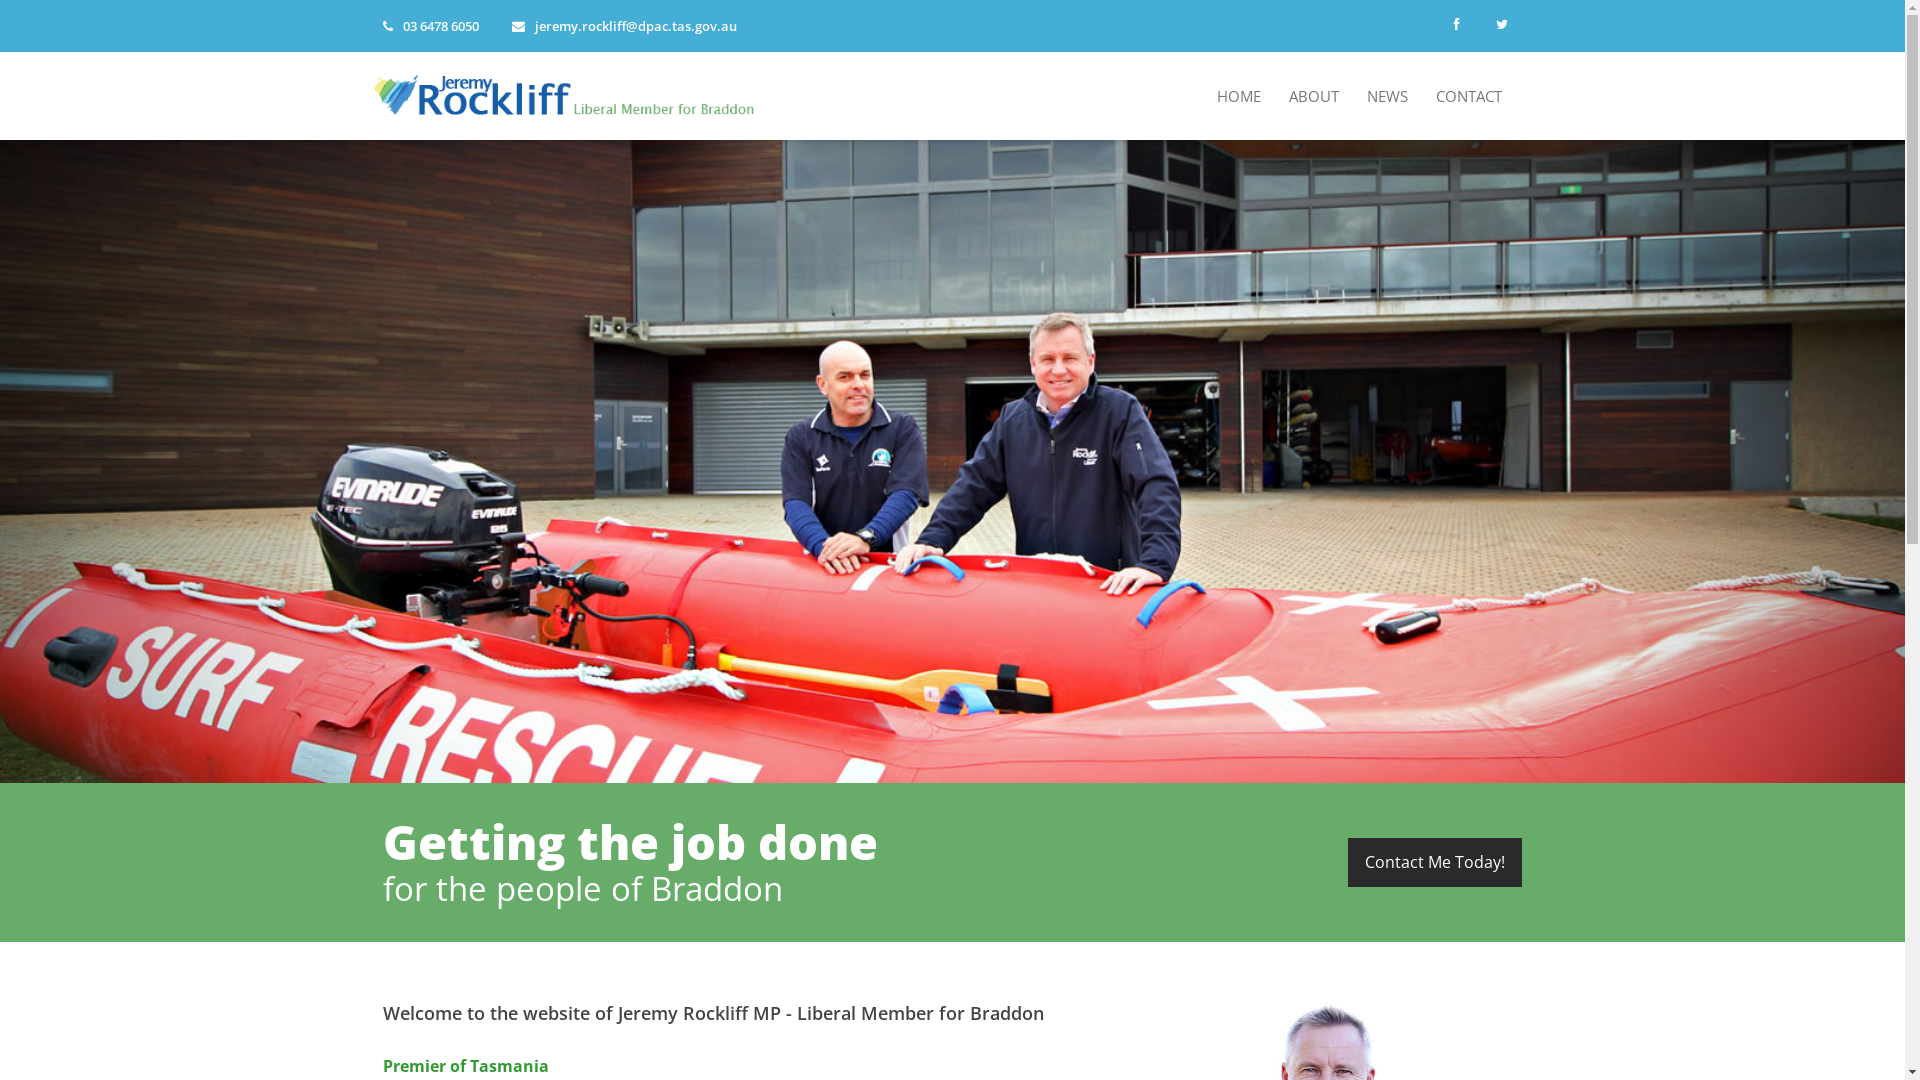 Image resolution: width=1920 pixels, height=1080 pixels. What do you see at coordinates (570, 92) in the screenshot?
I see `'Jeremy Rockliff MP'` at bounding box center [570, 92].